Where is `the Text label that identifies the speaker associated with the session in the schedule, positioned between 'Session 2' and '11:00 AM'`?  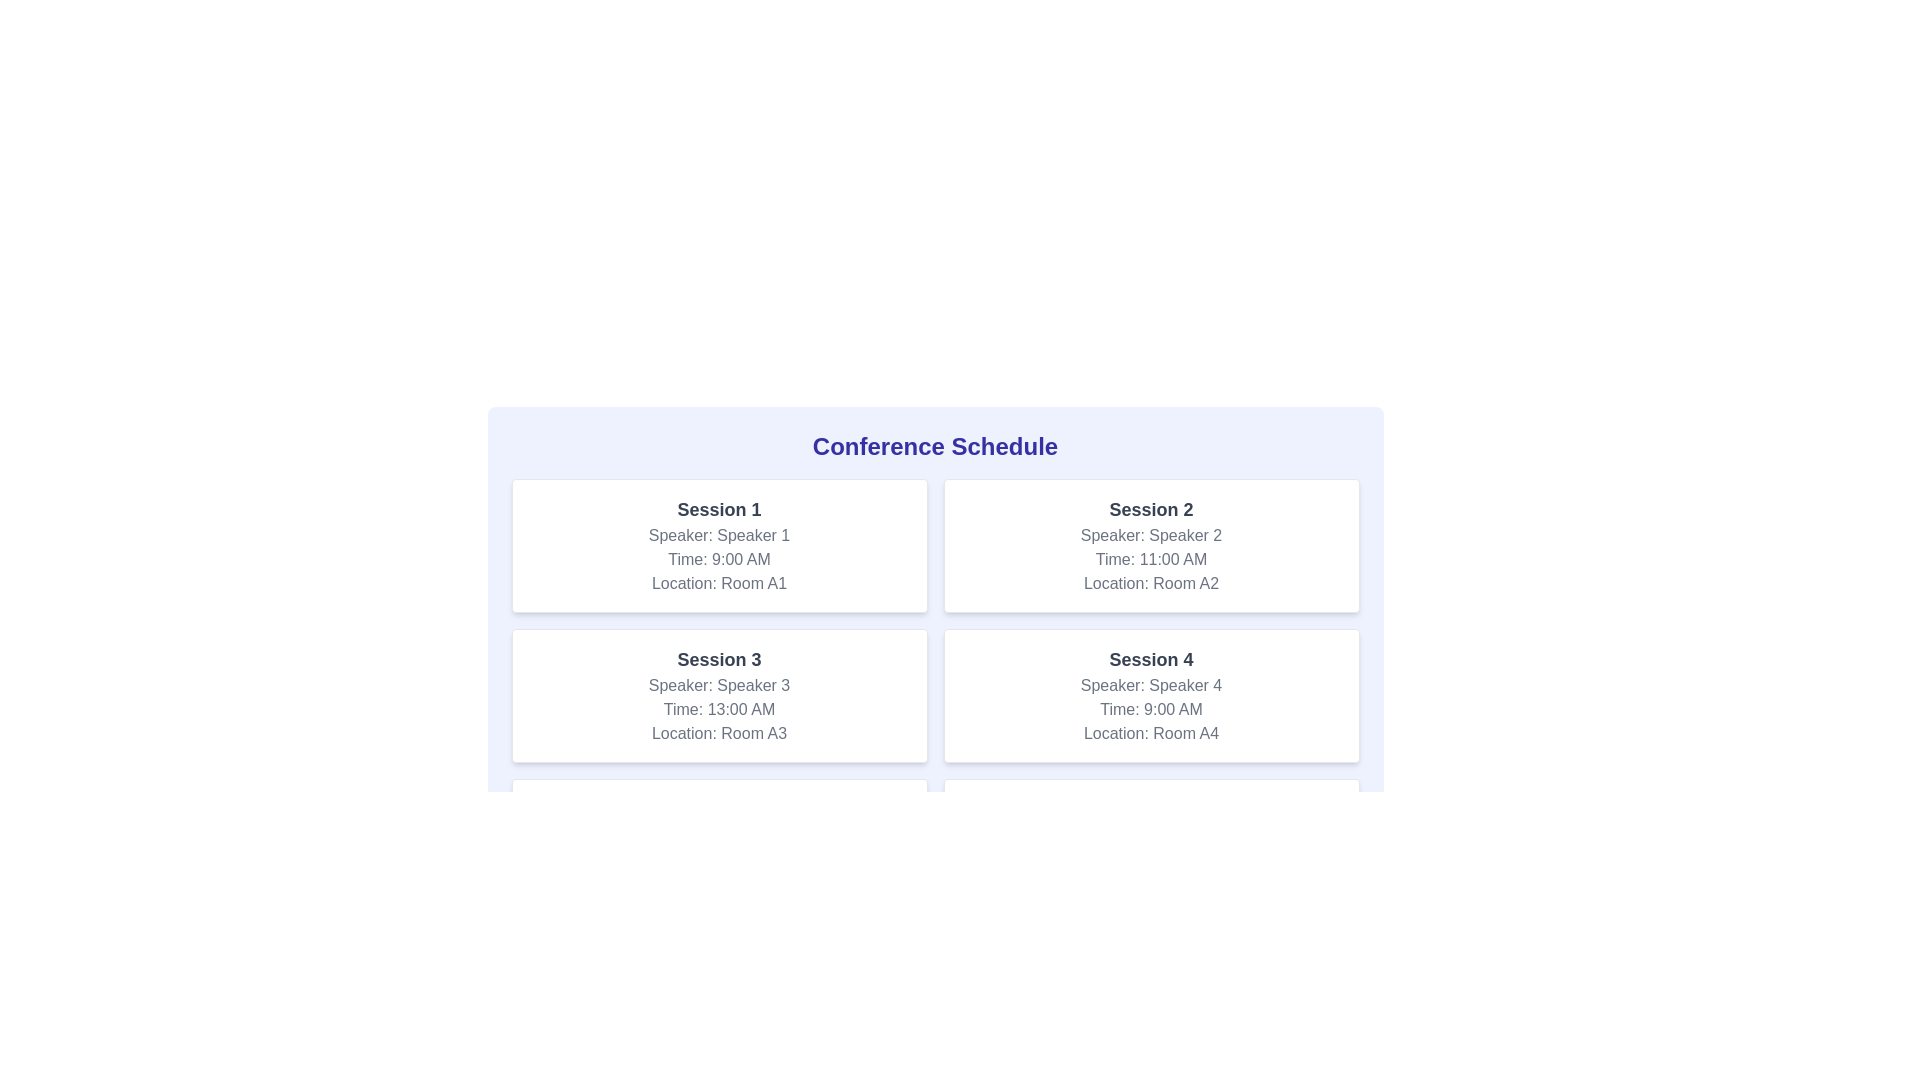
the Text label that identifies the speaker associated with the session in the schedule, positioned between 'Session 2' and '11:00 AM' is located at coordinates (1151, 535).